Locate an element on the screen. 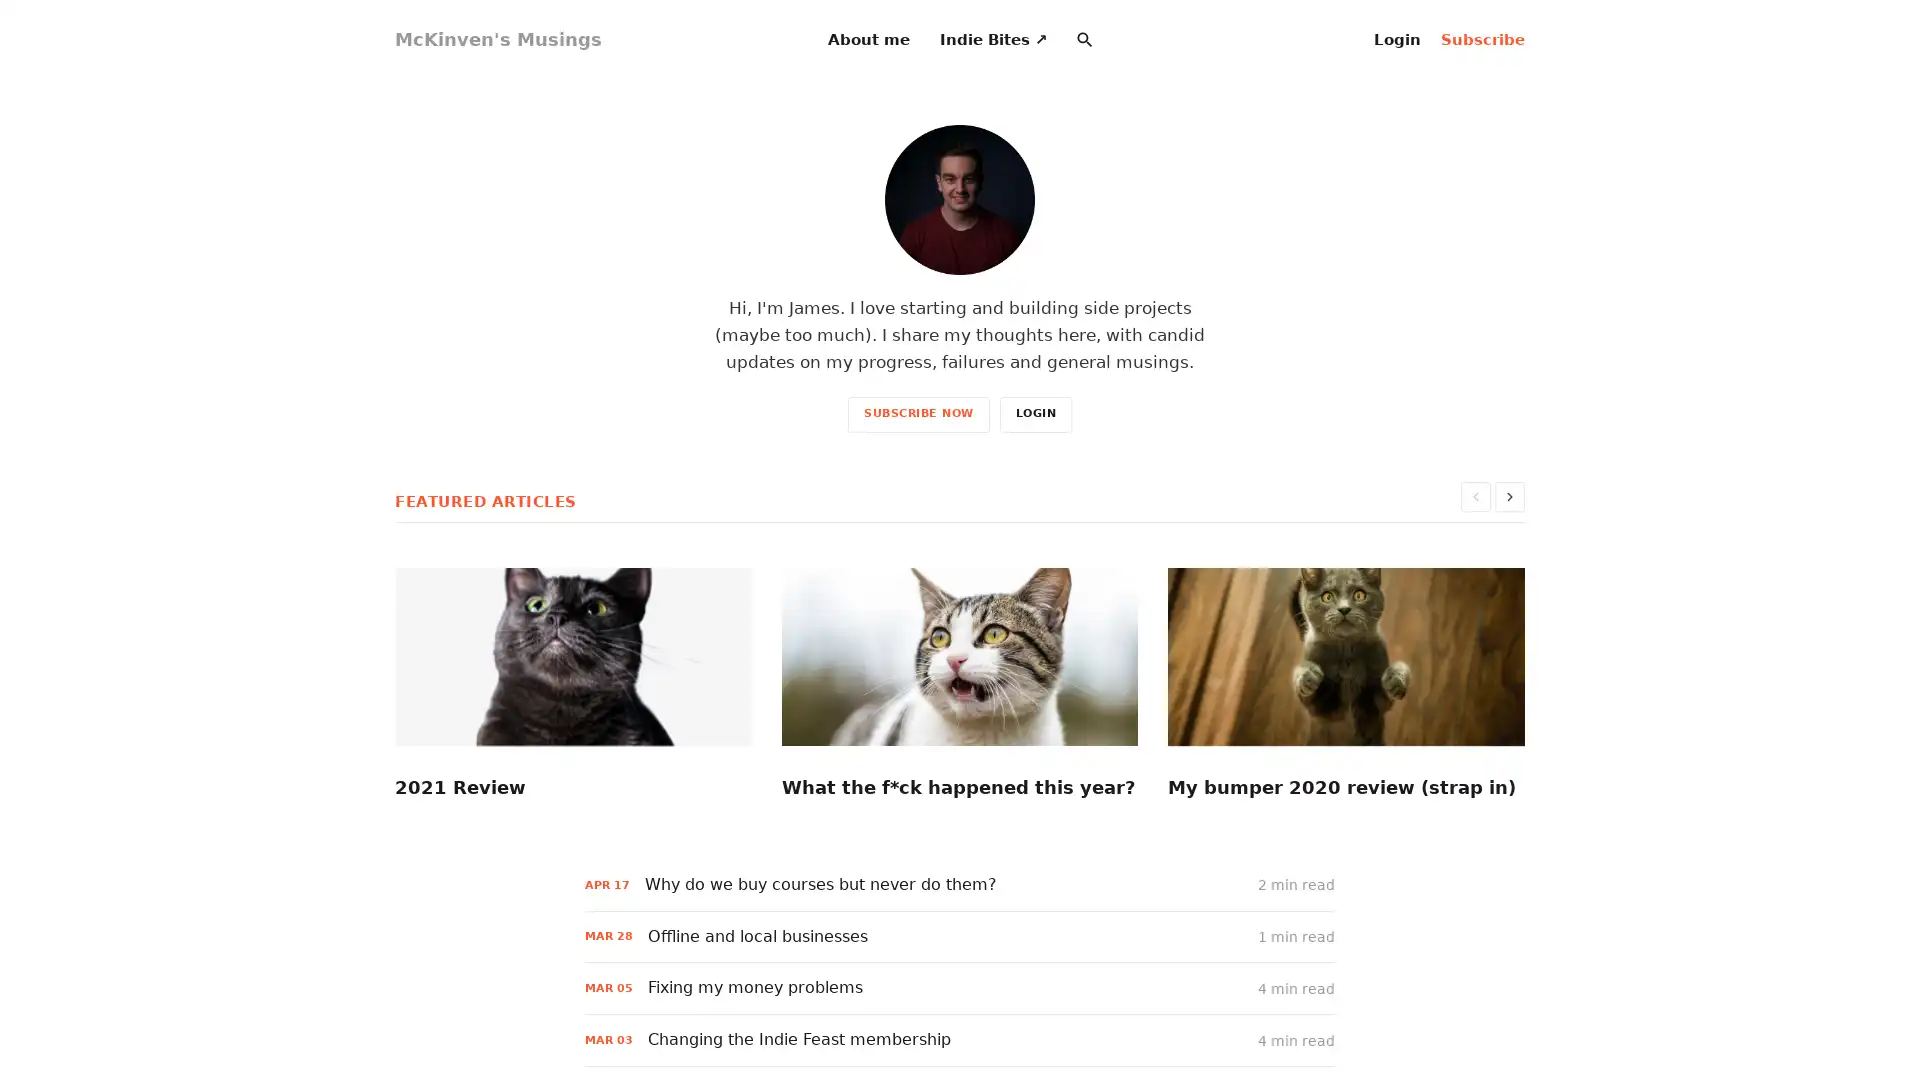 The height and width of the screenshot is (1080, 1920). Subscribe is located at coordinates (1483, 39).